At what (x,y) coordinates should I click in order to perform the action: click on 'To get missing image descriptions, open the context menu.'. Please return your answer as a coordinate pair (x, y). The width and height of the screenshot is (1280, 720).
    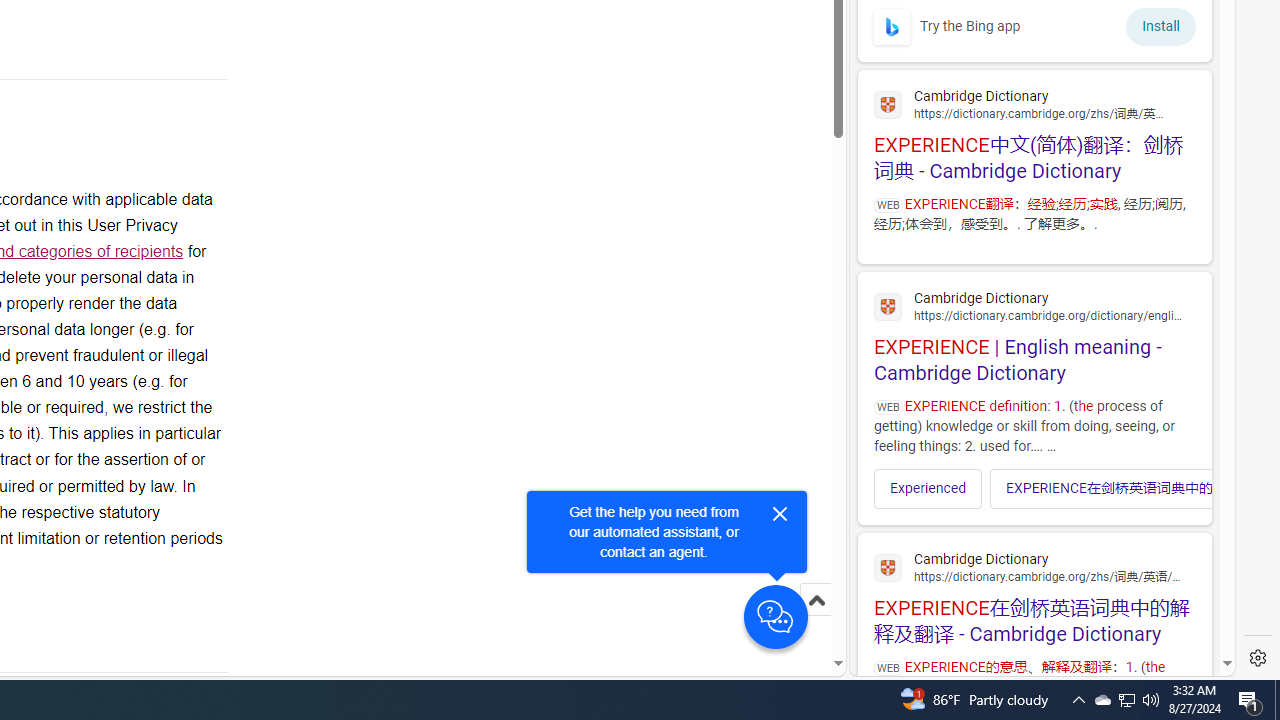
    Looking at the image, I should click on (891, 26).